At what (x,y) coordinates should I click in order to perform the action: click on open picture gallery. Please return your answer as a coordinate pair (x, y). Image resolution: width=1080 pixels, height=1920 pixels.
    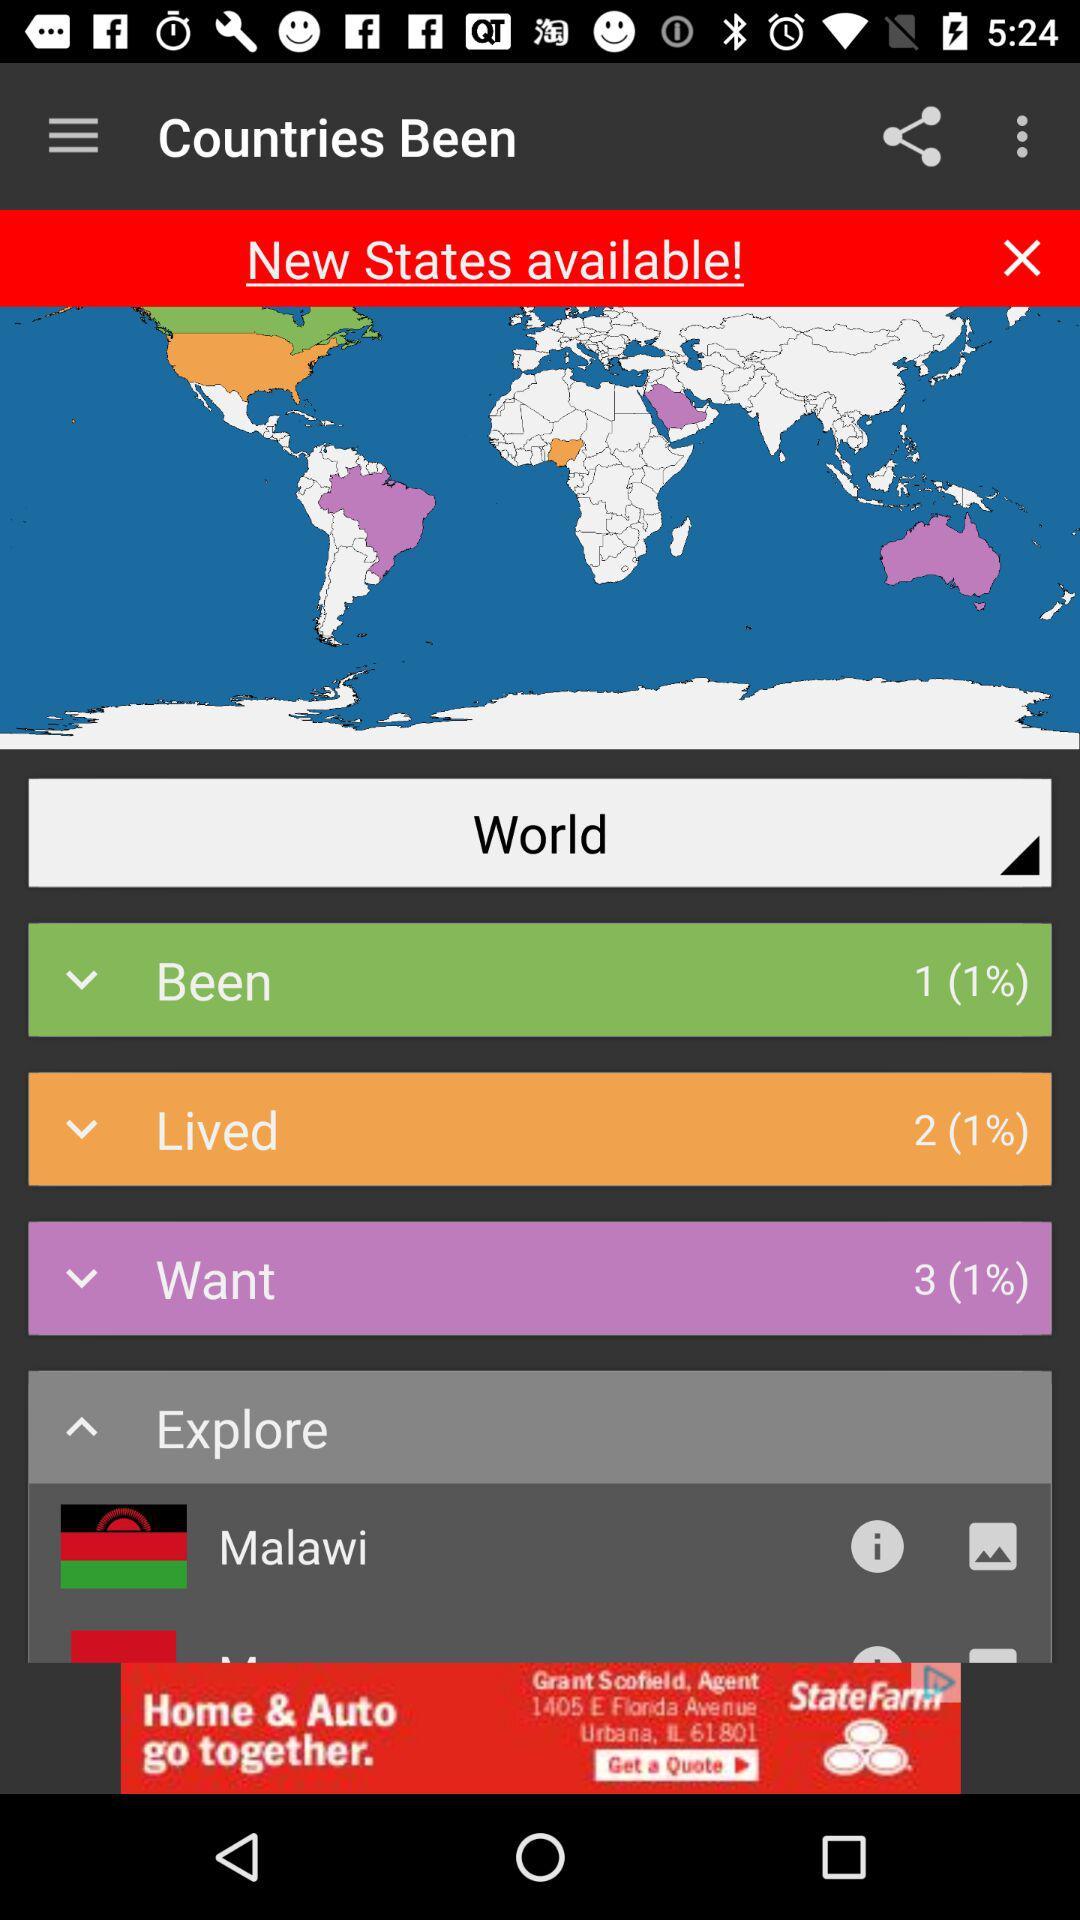
    Looking at the image, I should click on (992, 1545).